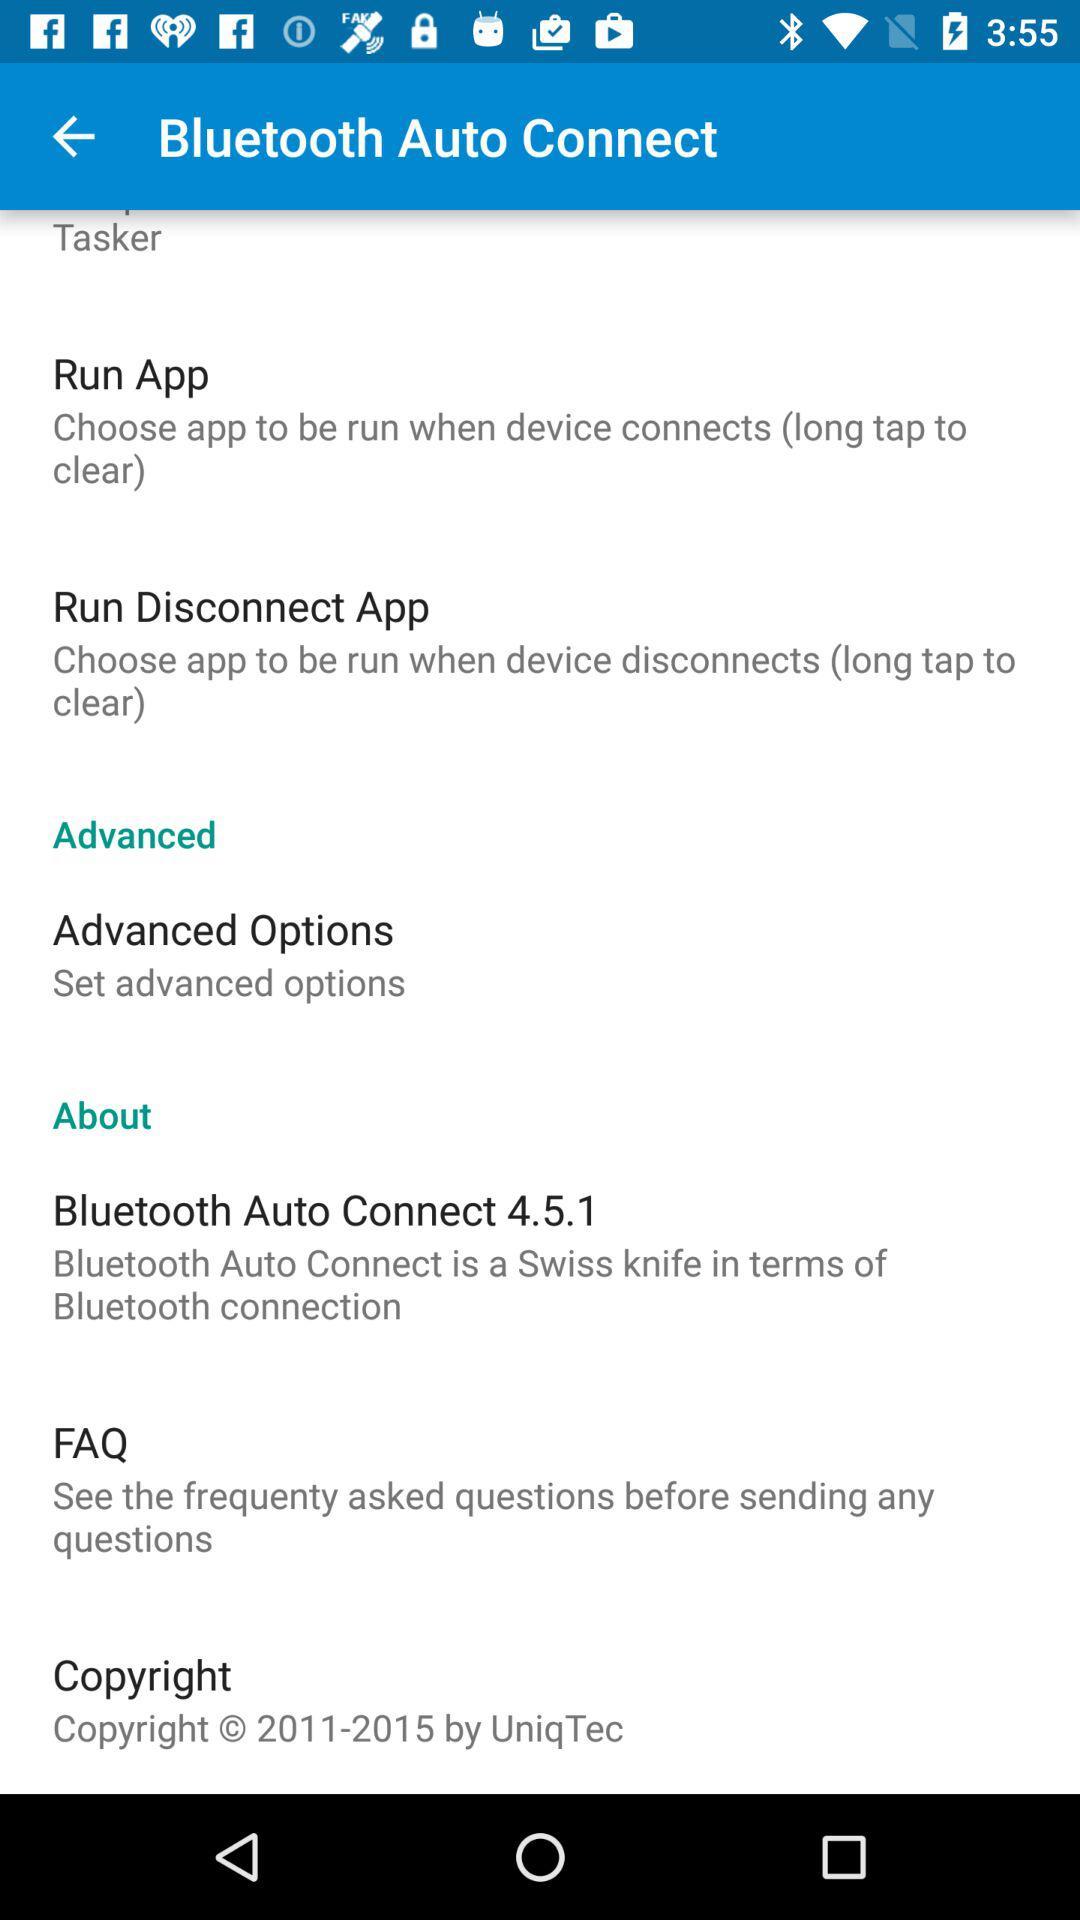 The height and width of the screenshot is (1920, 1080). What do you see at coordinates (337, 1726) in the screenshot?
I see `the copyright 2011 2015 item` at bounding box center [337, 1726].